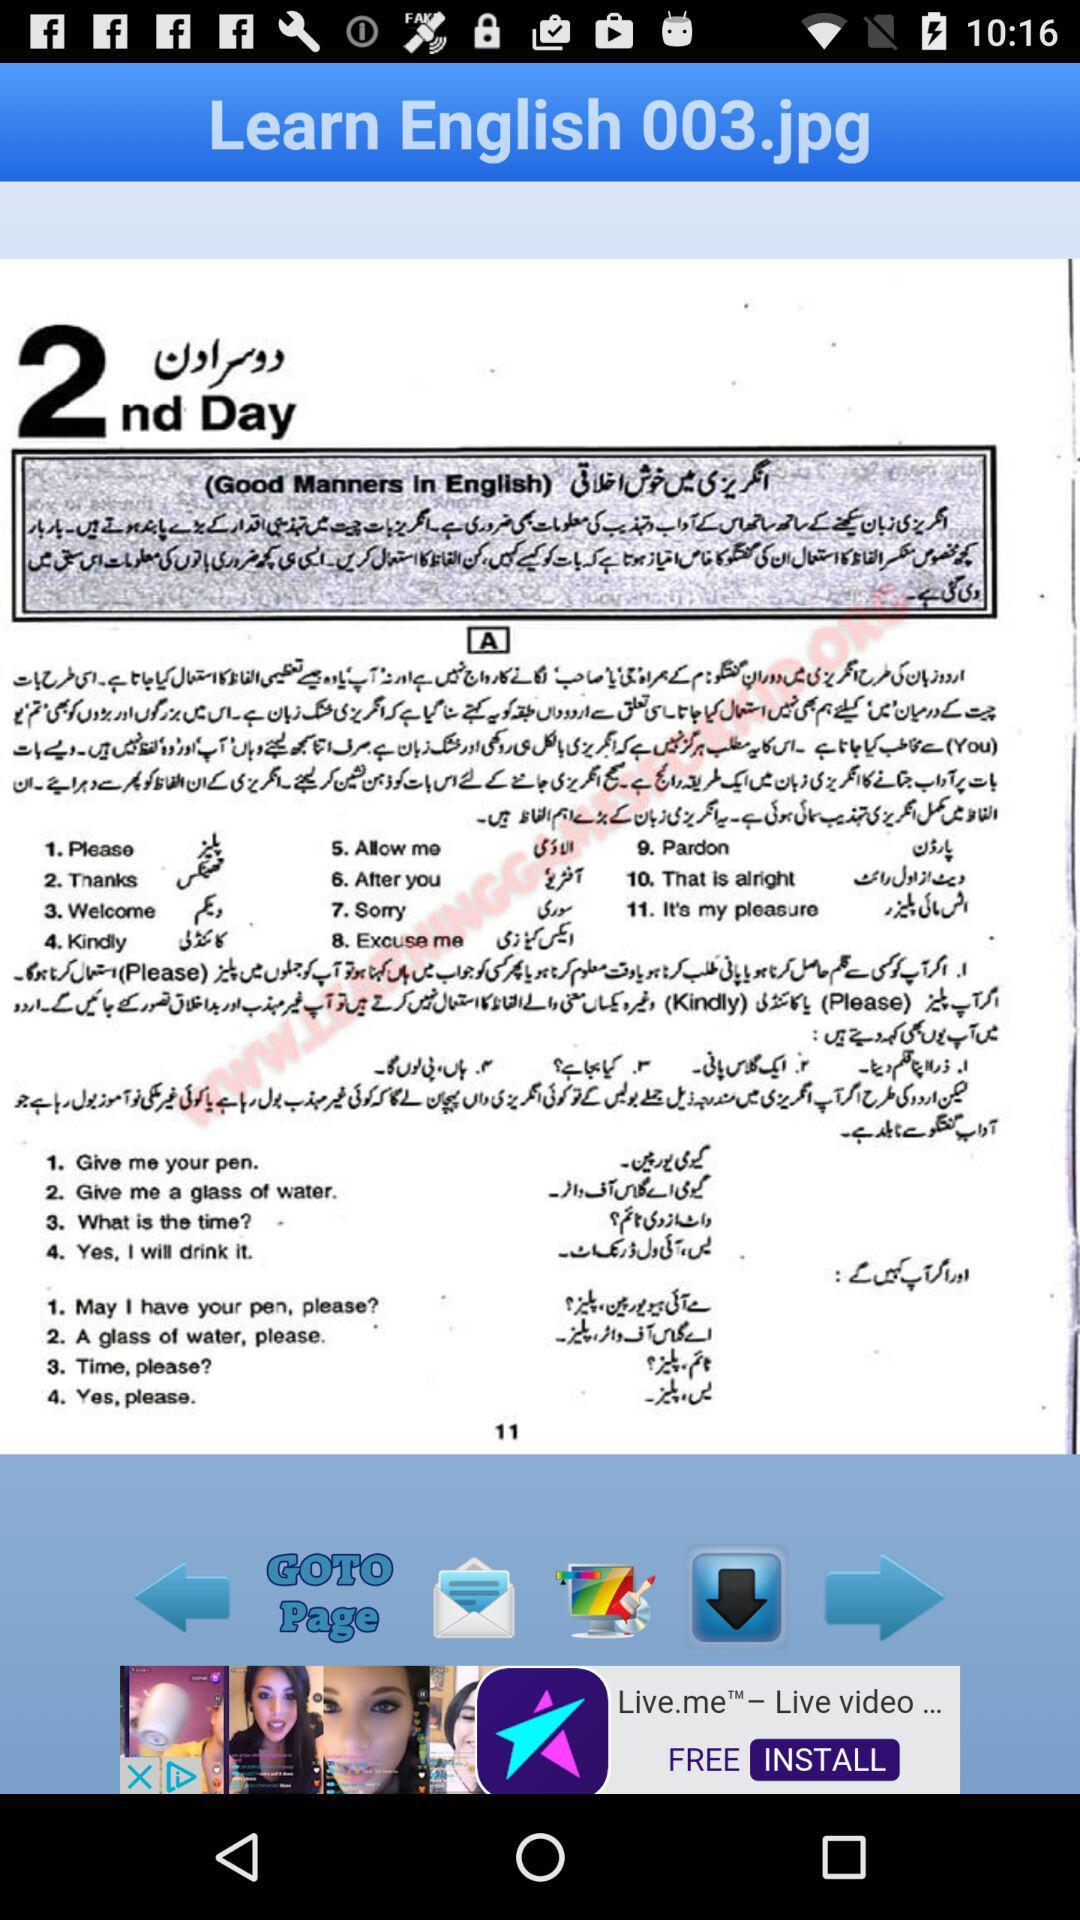  I want to click on the arrow_forward icon, so click(879, 1707).